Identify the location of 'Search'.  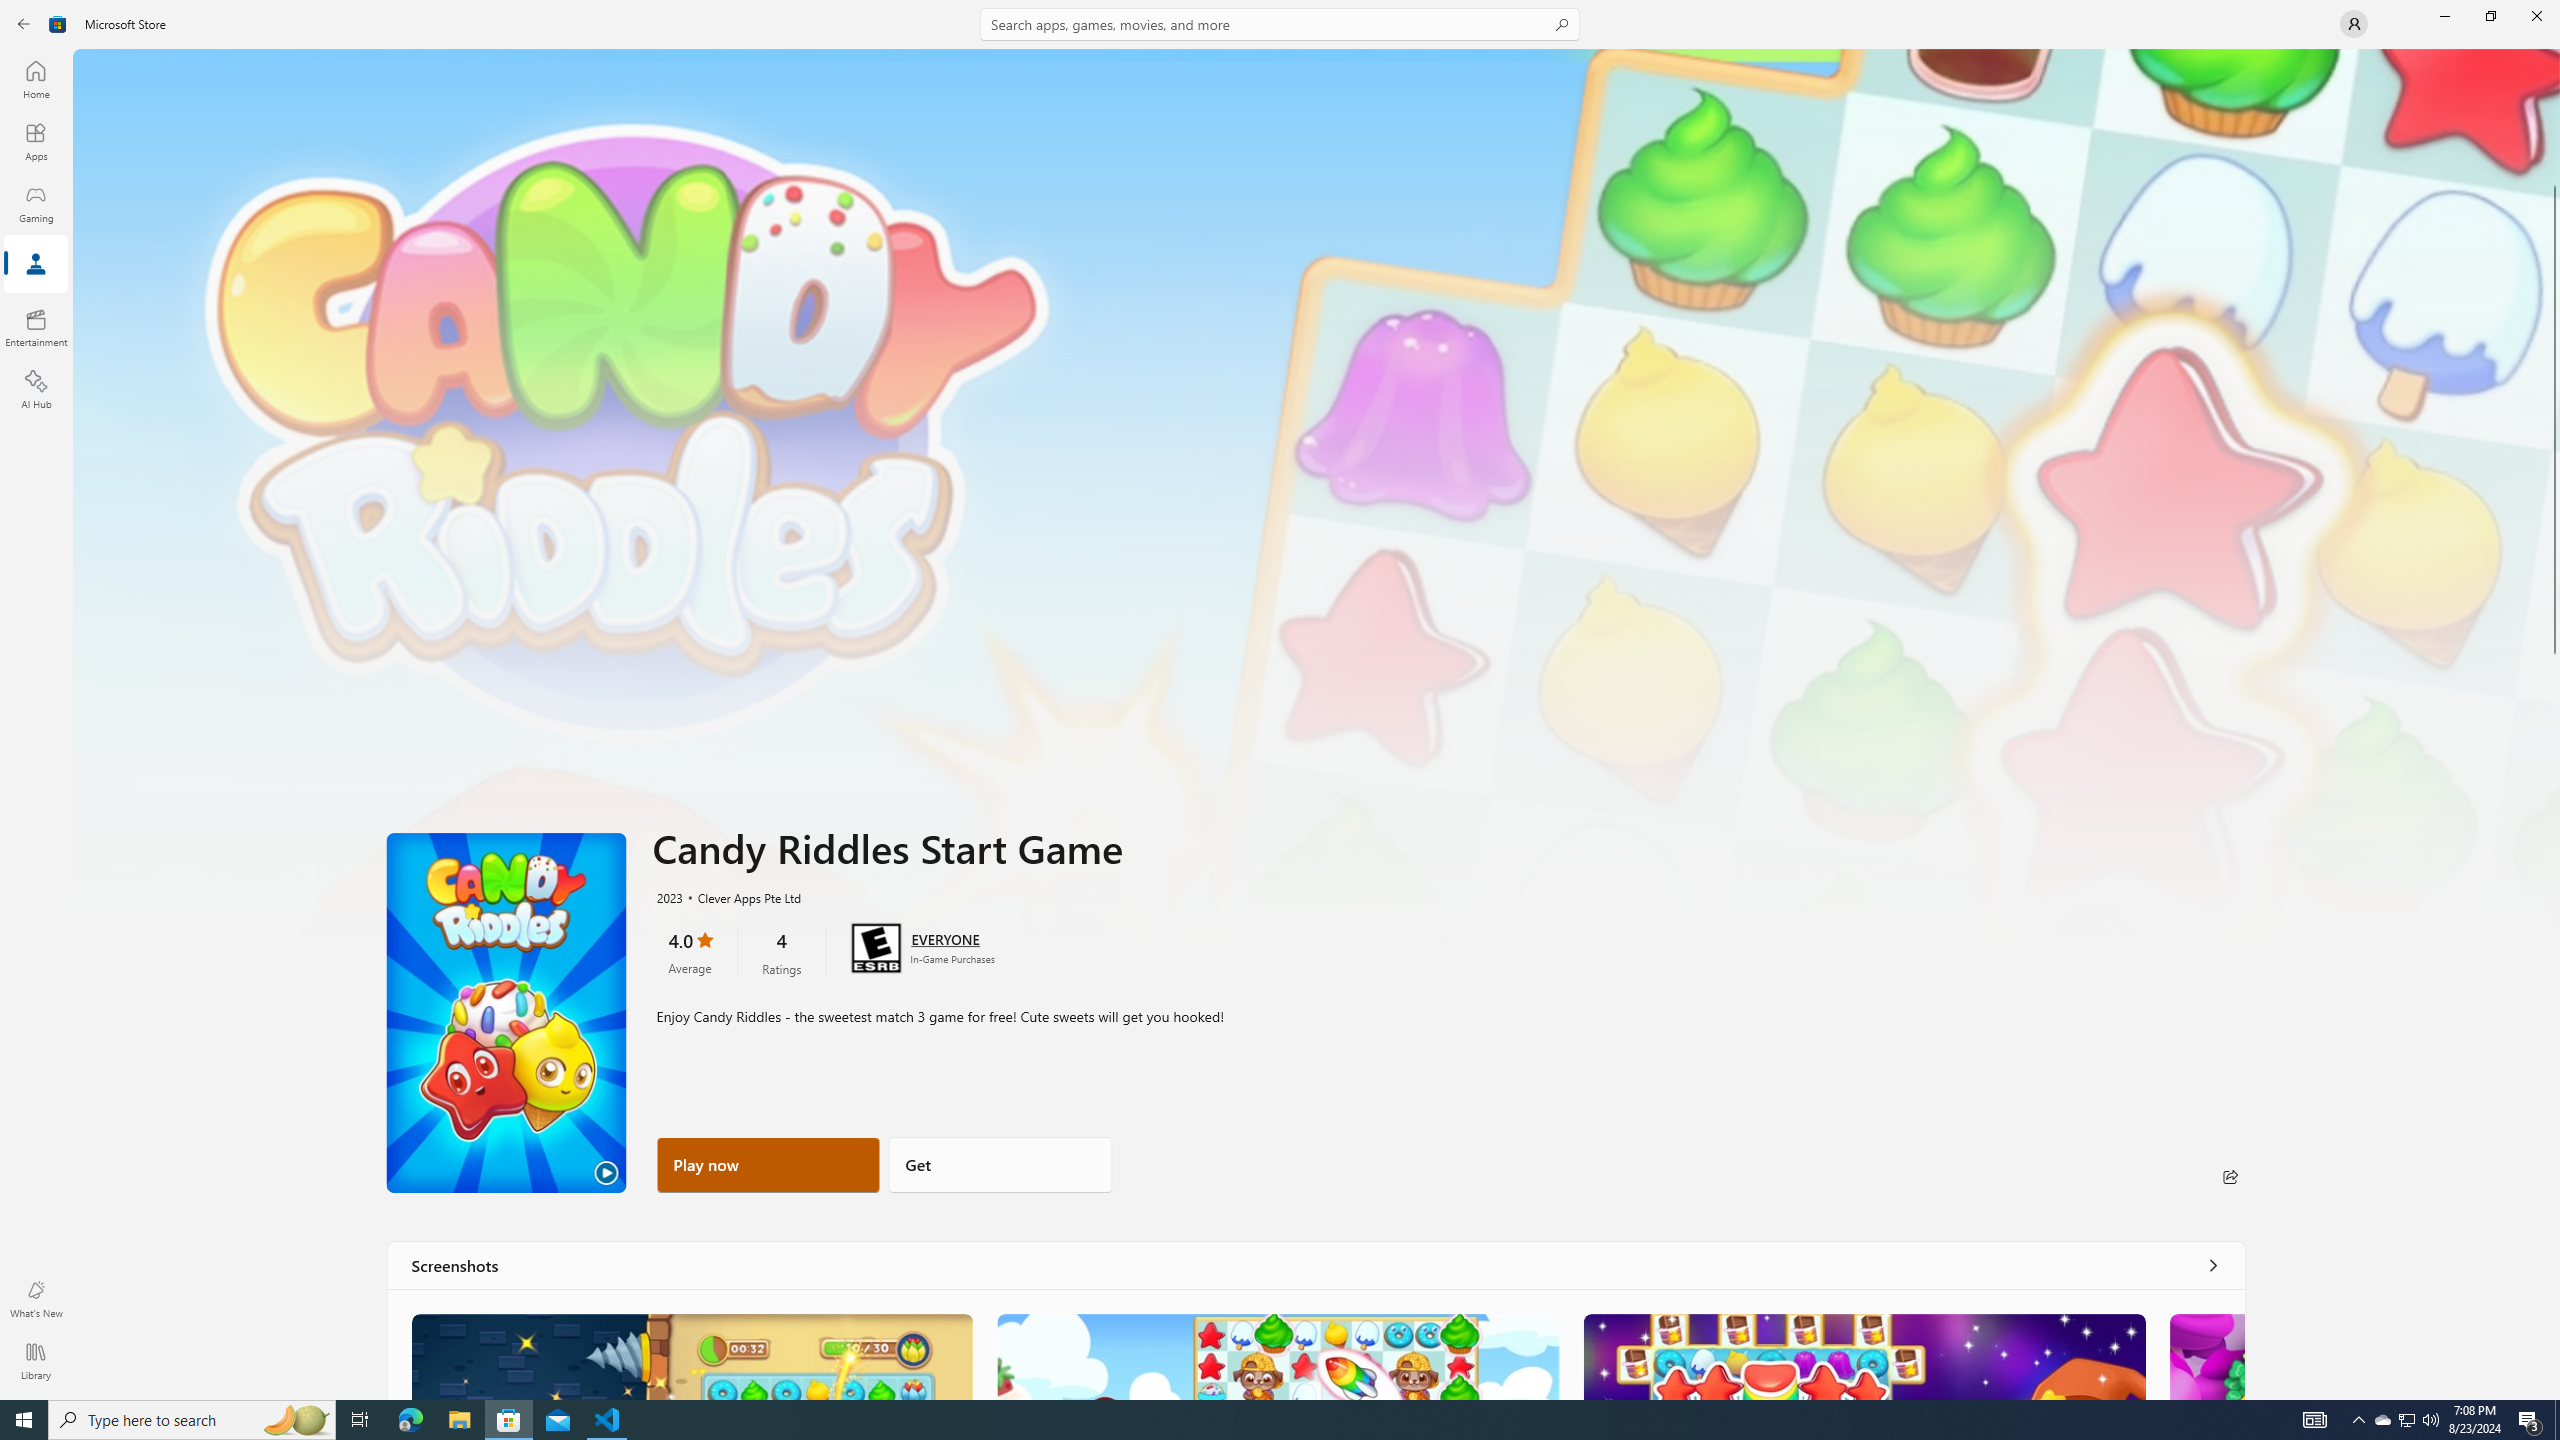
(1280, 23).